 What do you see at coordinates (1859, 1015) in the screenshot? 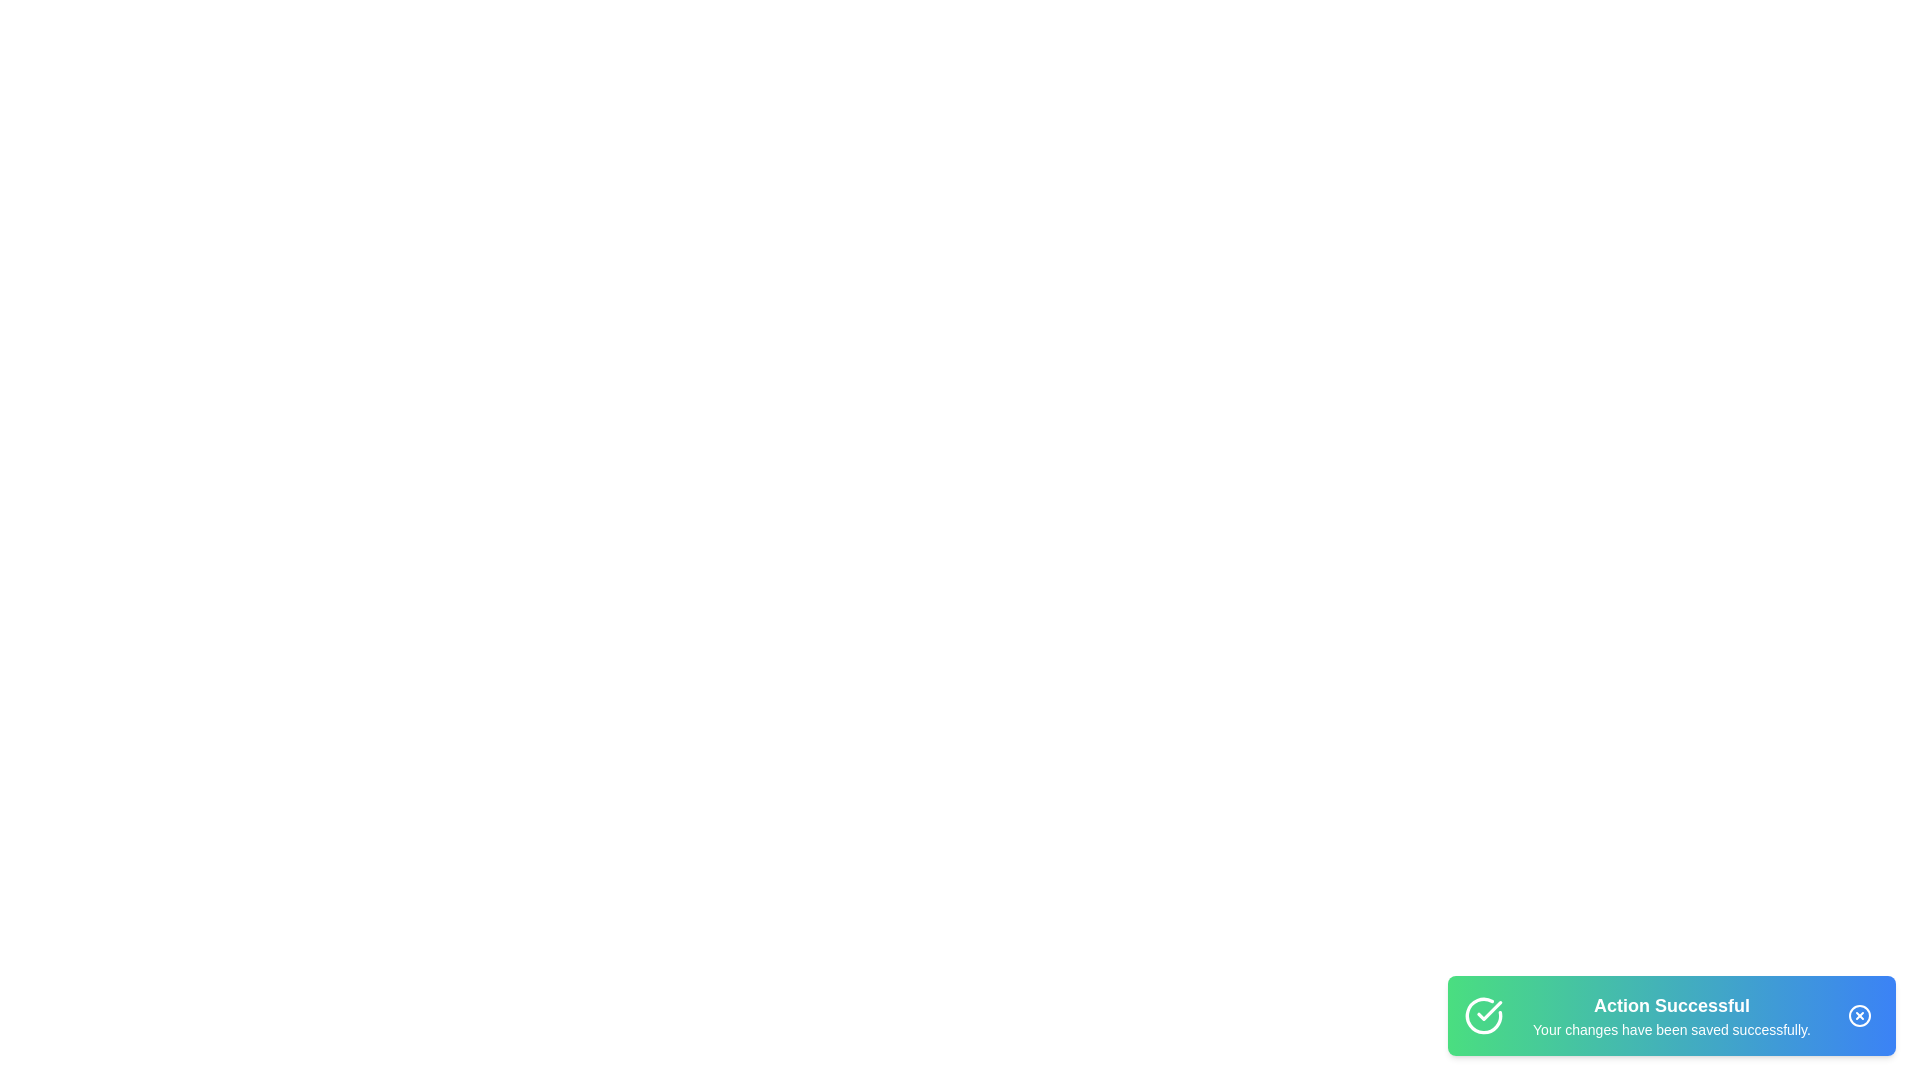
I see `close button on the snackbar to dismiss it` at bounding box center [1859, 1015].